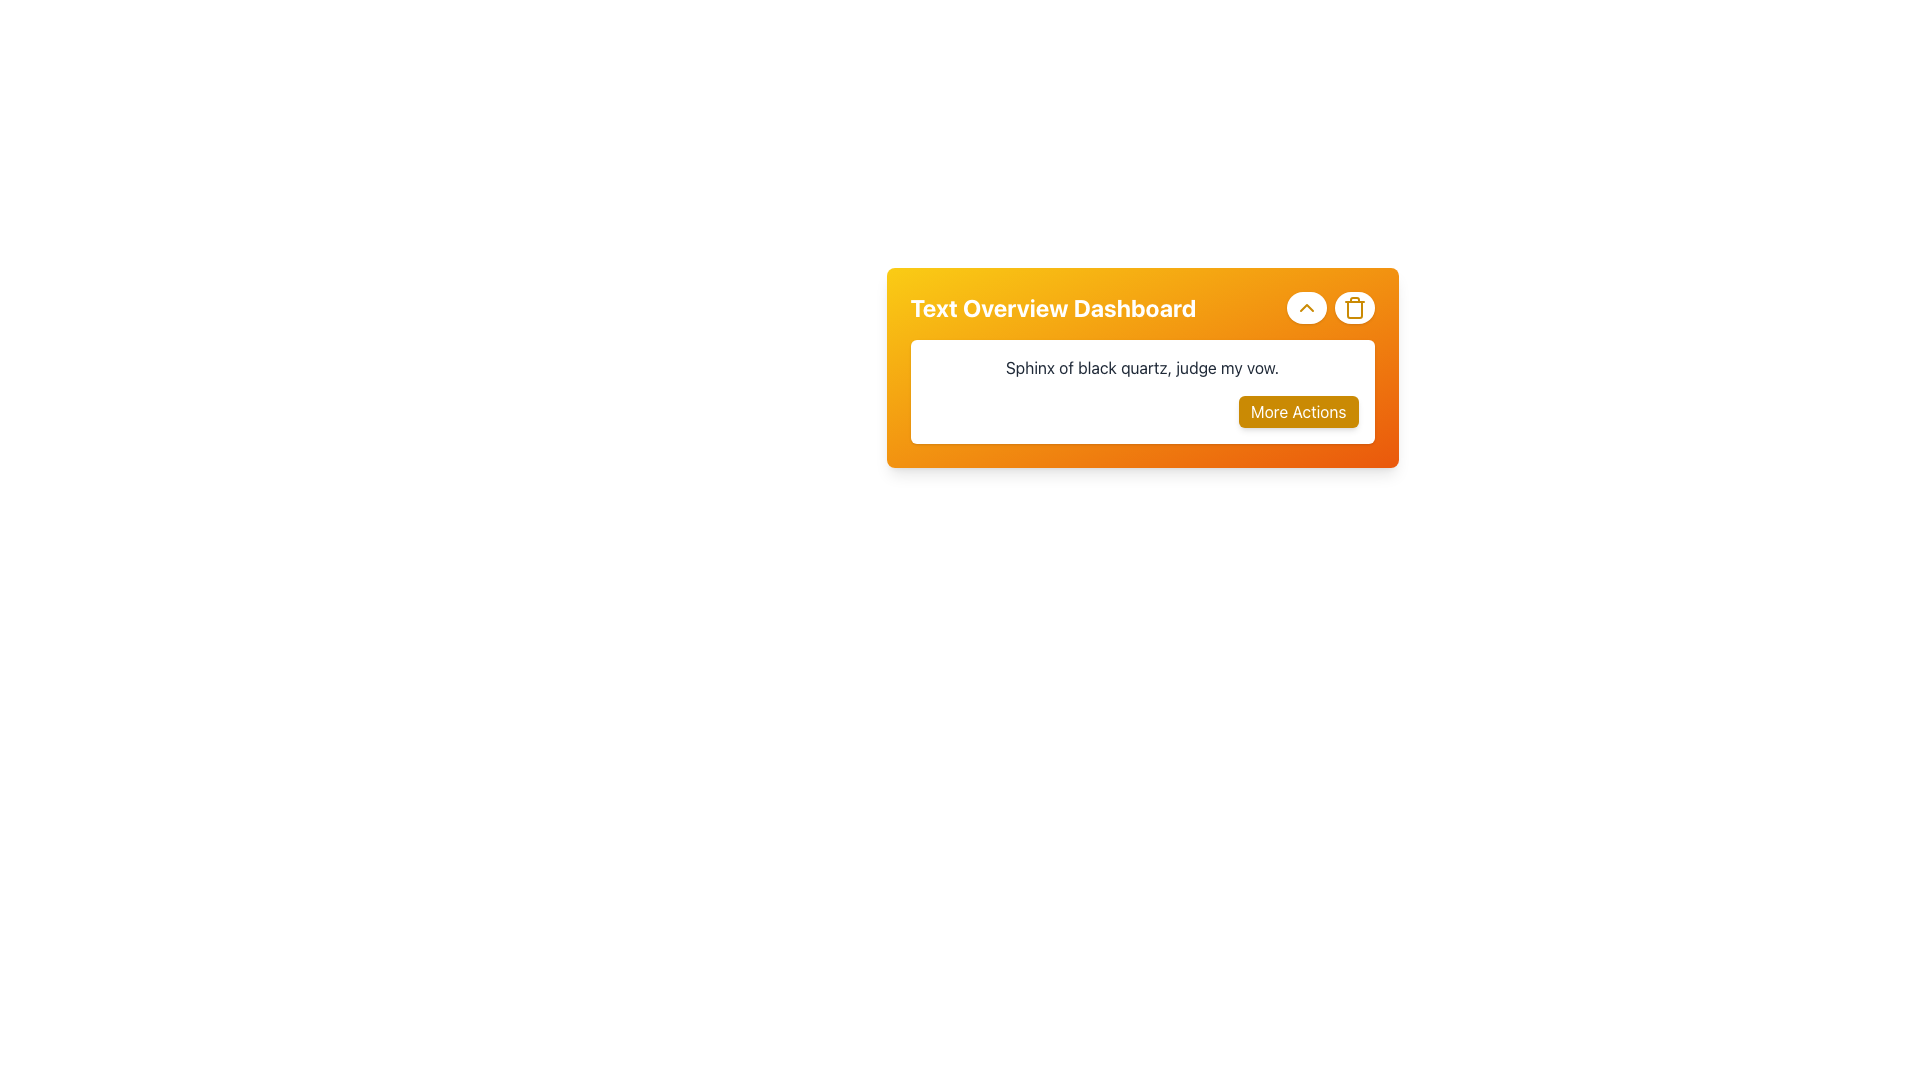  What do you see at coordinates (1354, 308) in the screenshot?
I see `the delete button located at the top-right corner of the orange-colored card` at bounding box center [1354, 308].